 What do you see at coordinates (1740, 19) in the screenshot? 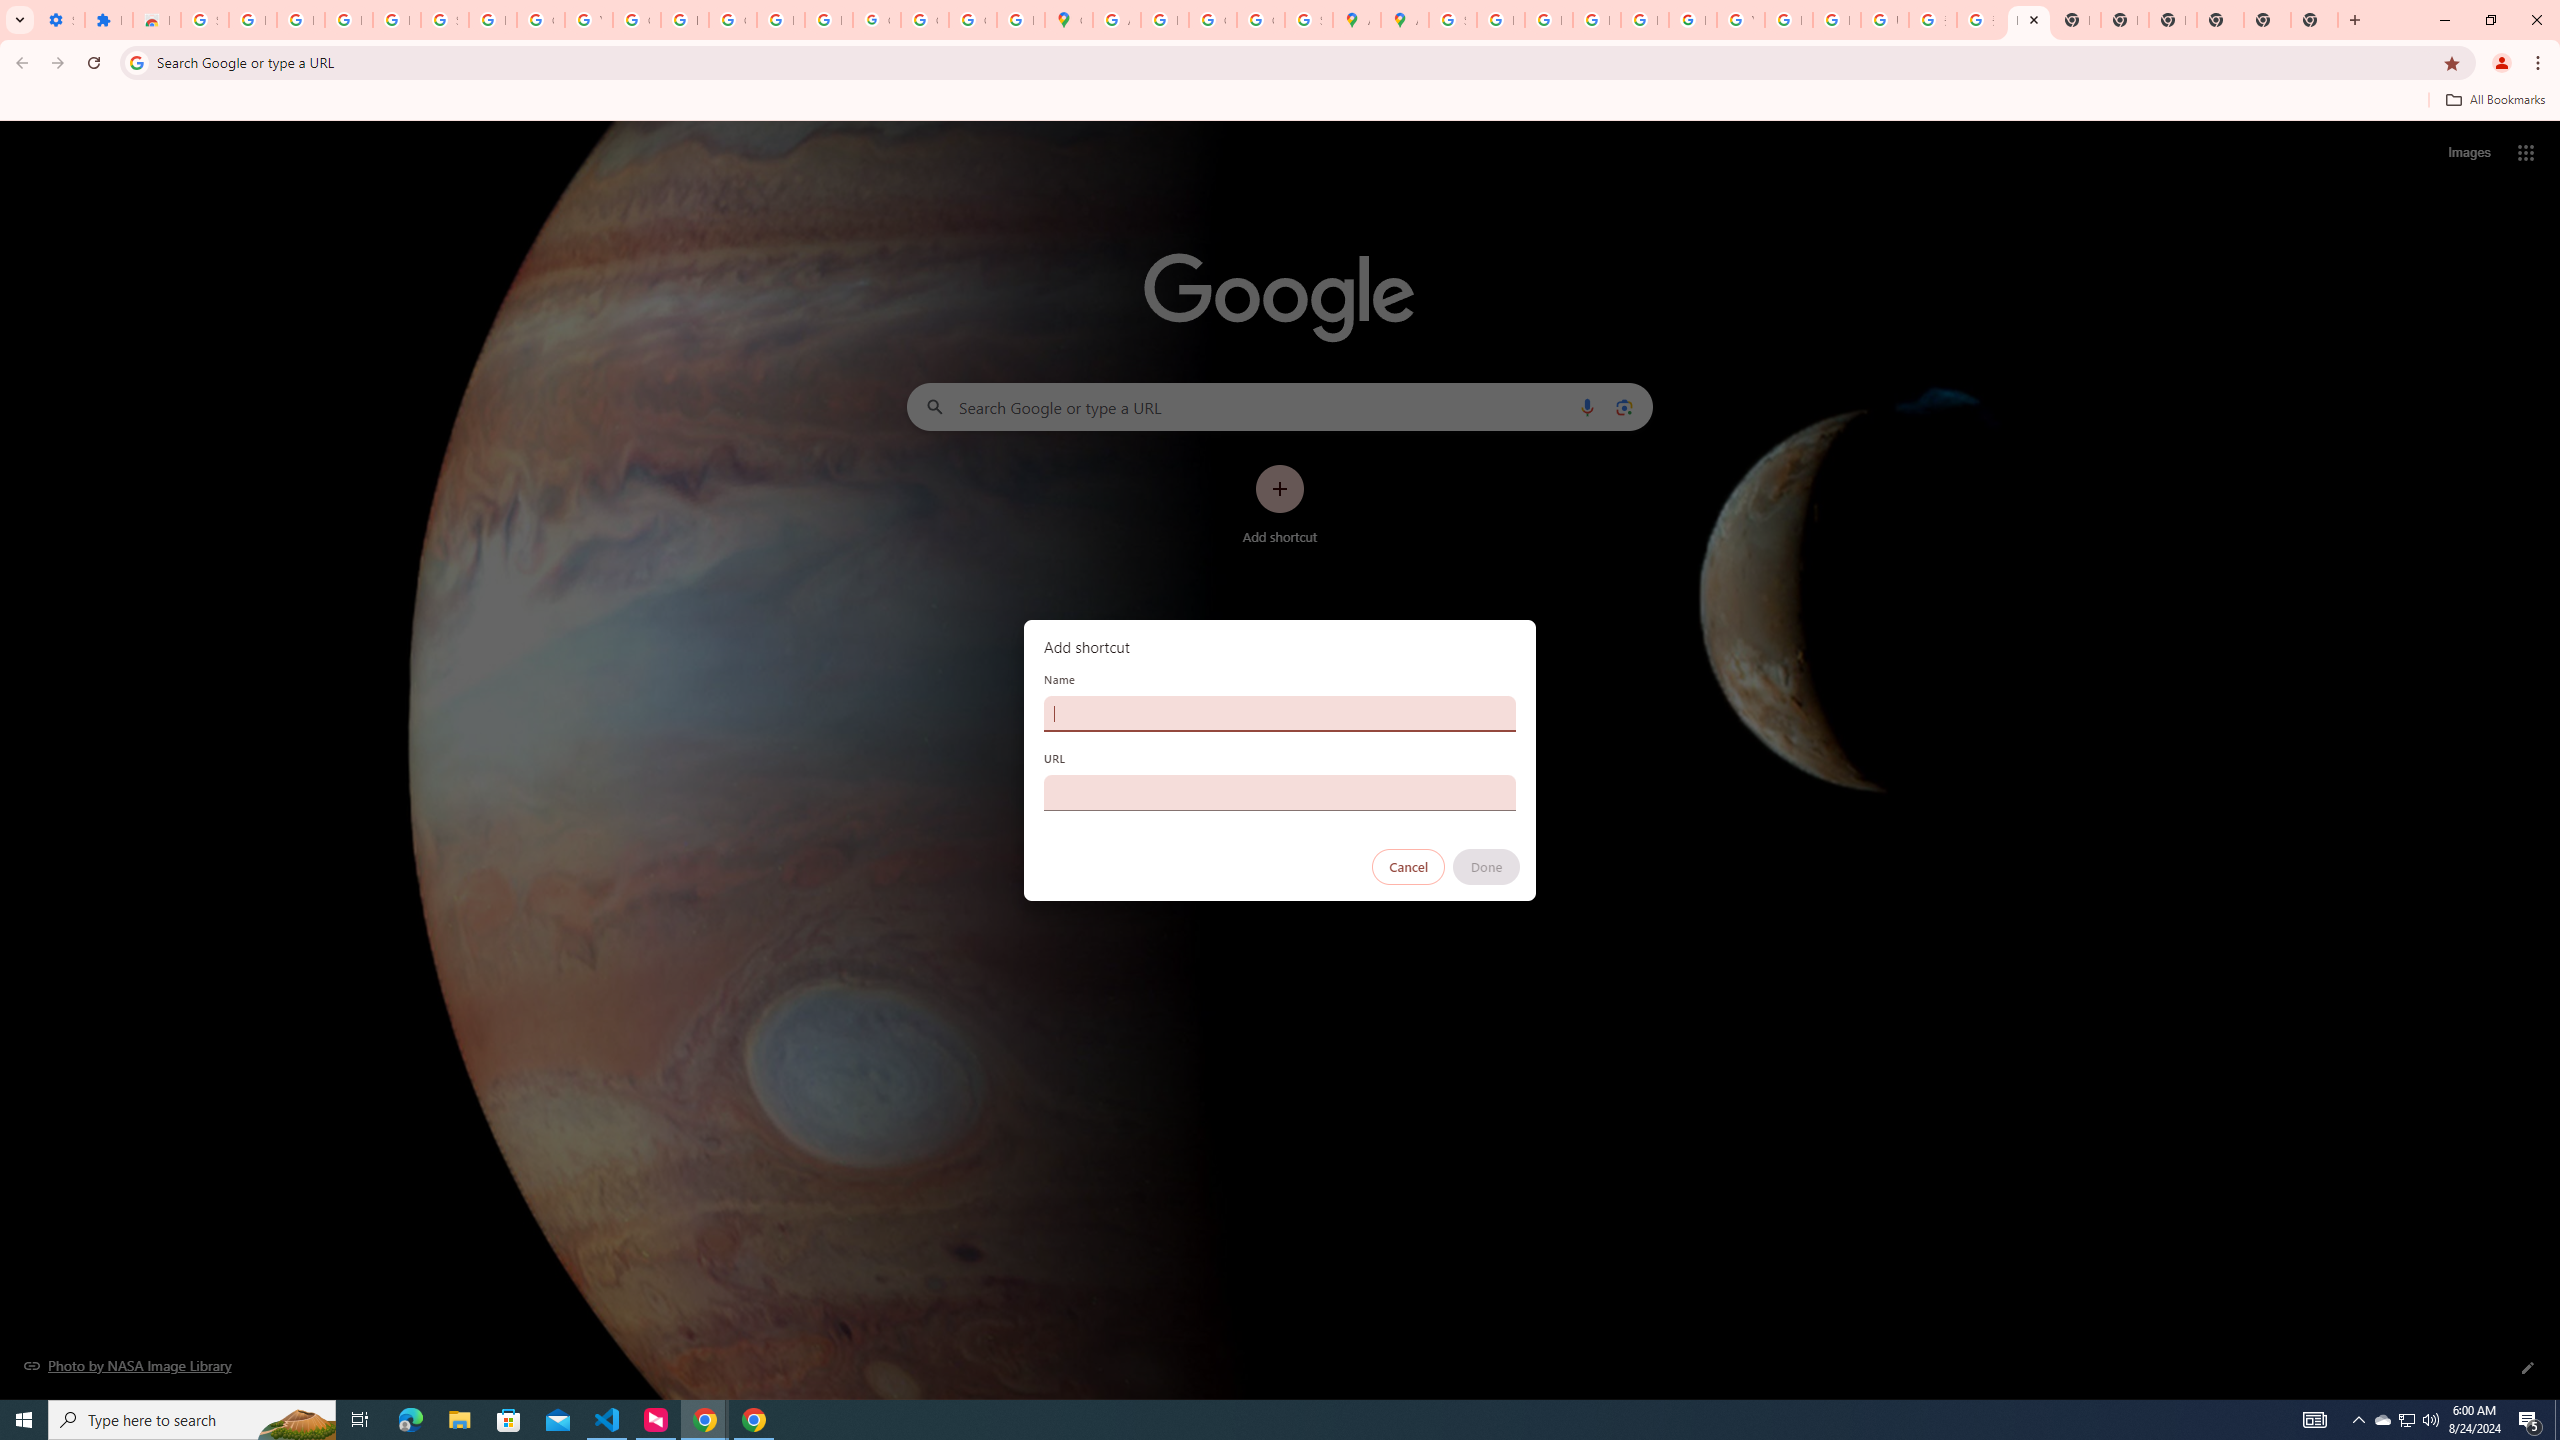
I see `'YouTube'` at bounding box center [1740, 19].